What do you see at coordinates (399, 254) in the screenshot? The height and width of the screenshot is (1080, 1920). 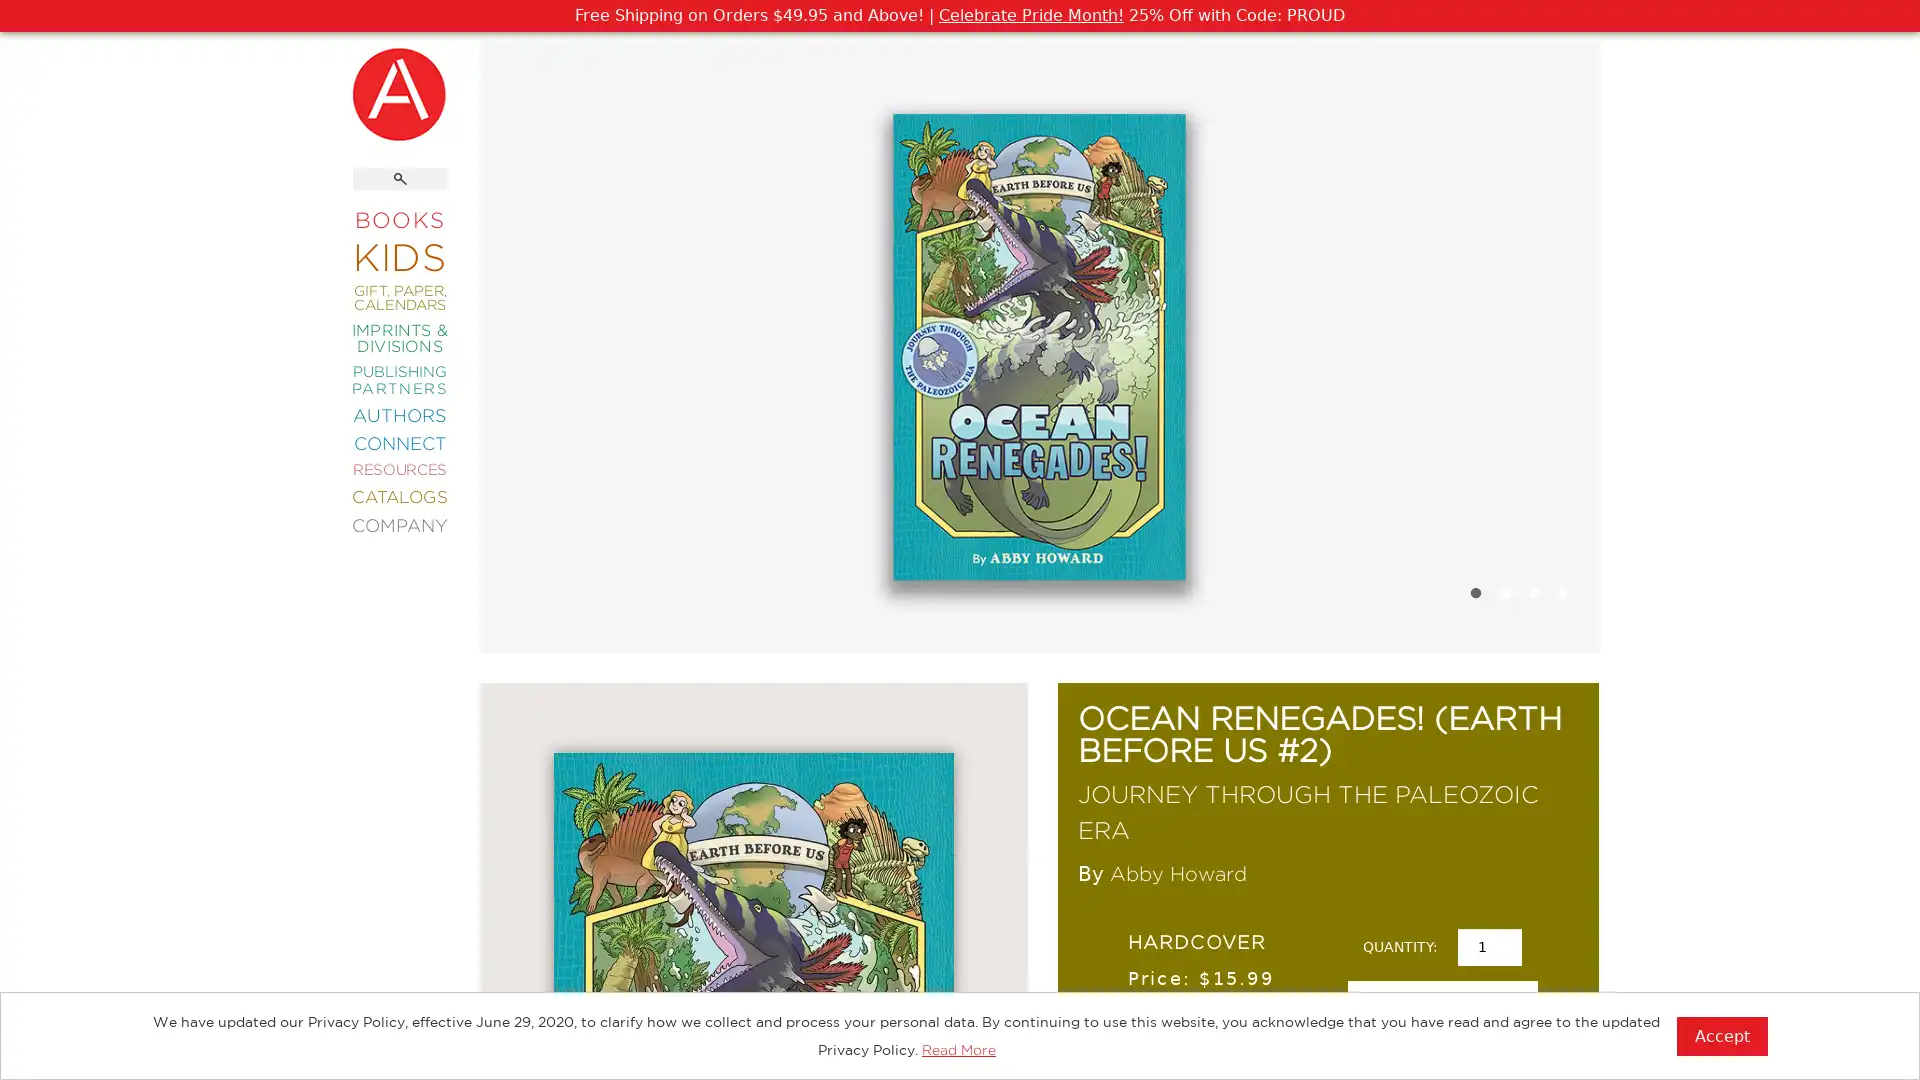 I see `KIDS` at bounding box center [399, 254].